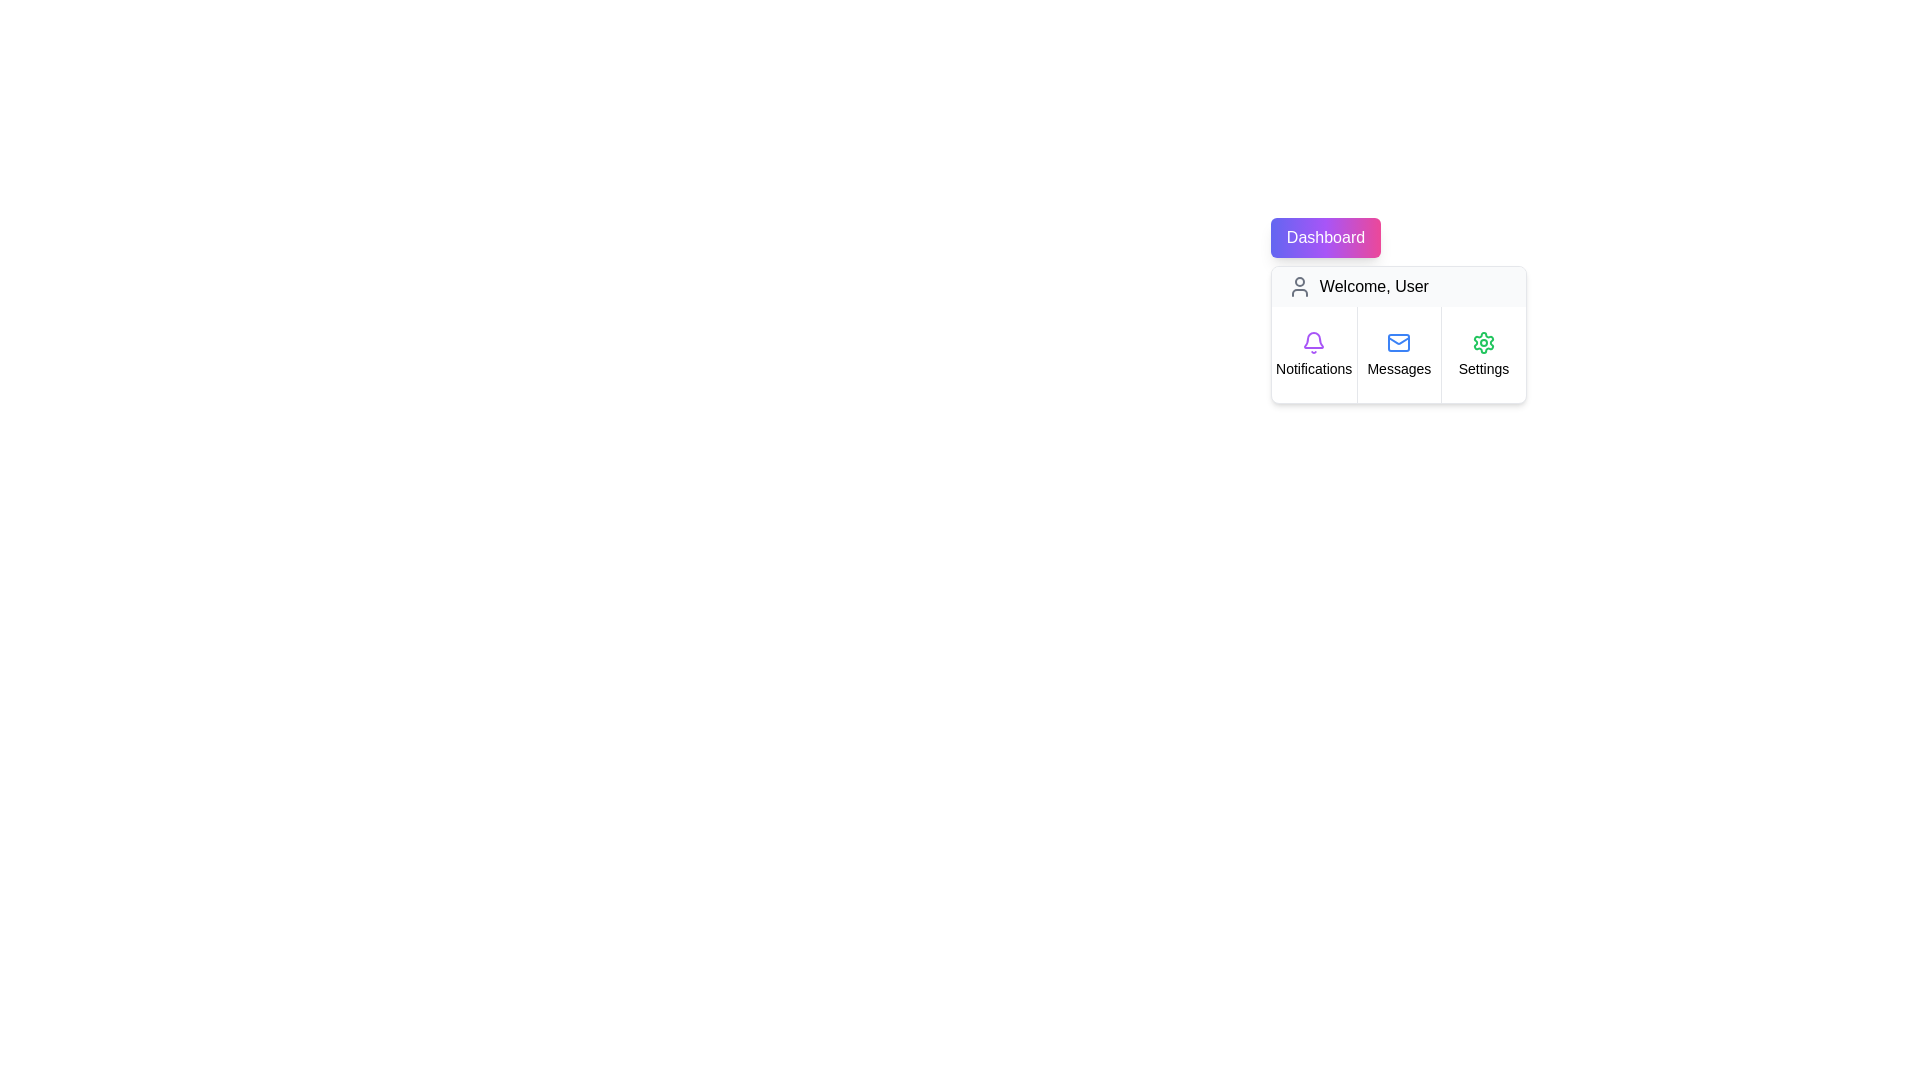  I want to click on 'Dashboard' button to toggle the dropdown menu, so click(1325, 237).